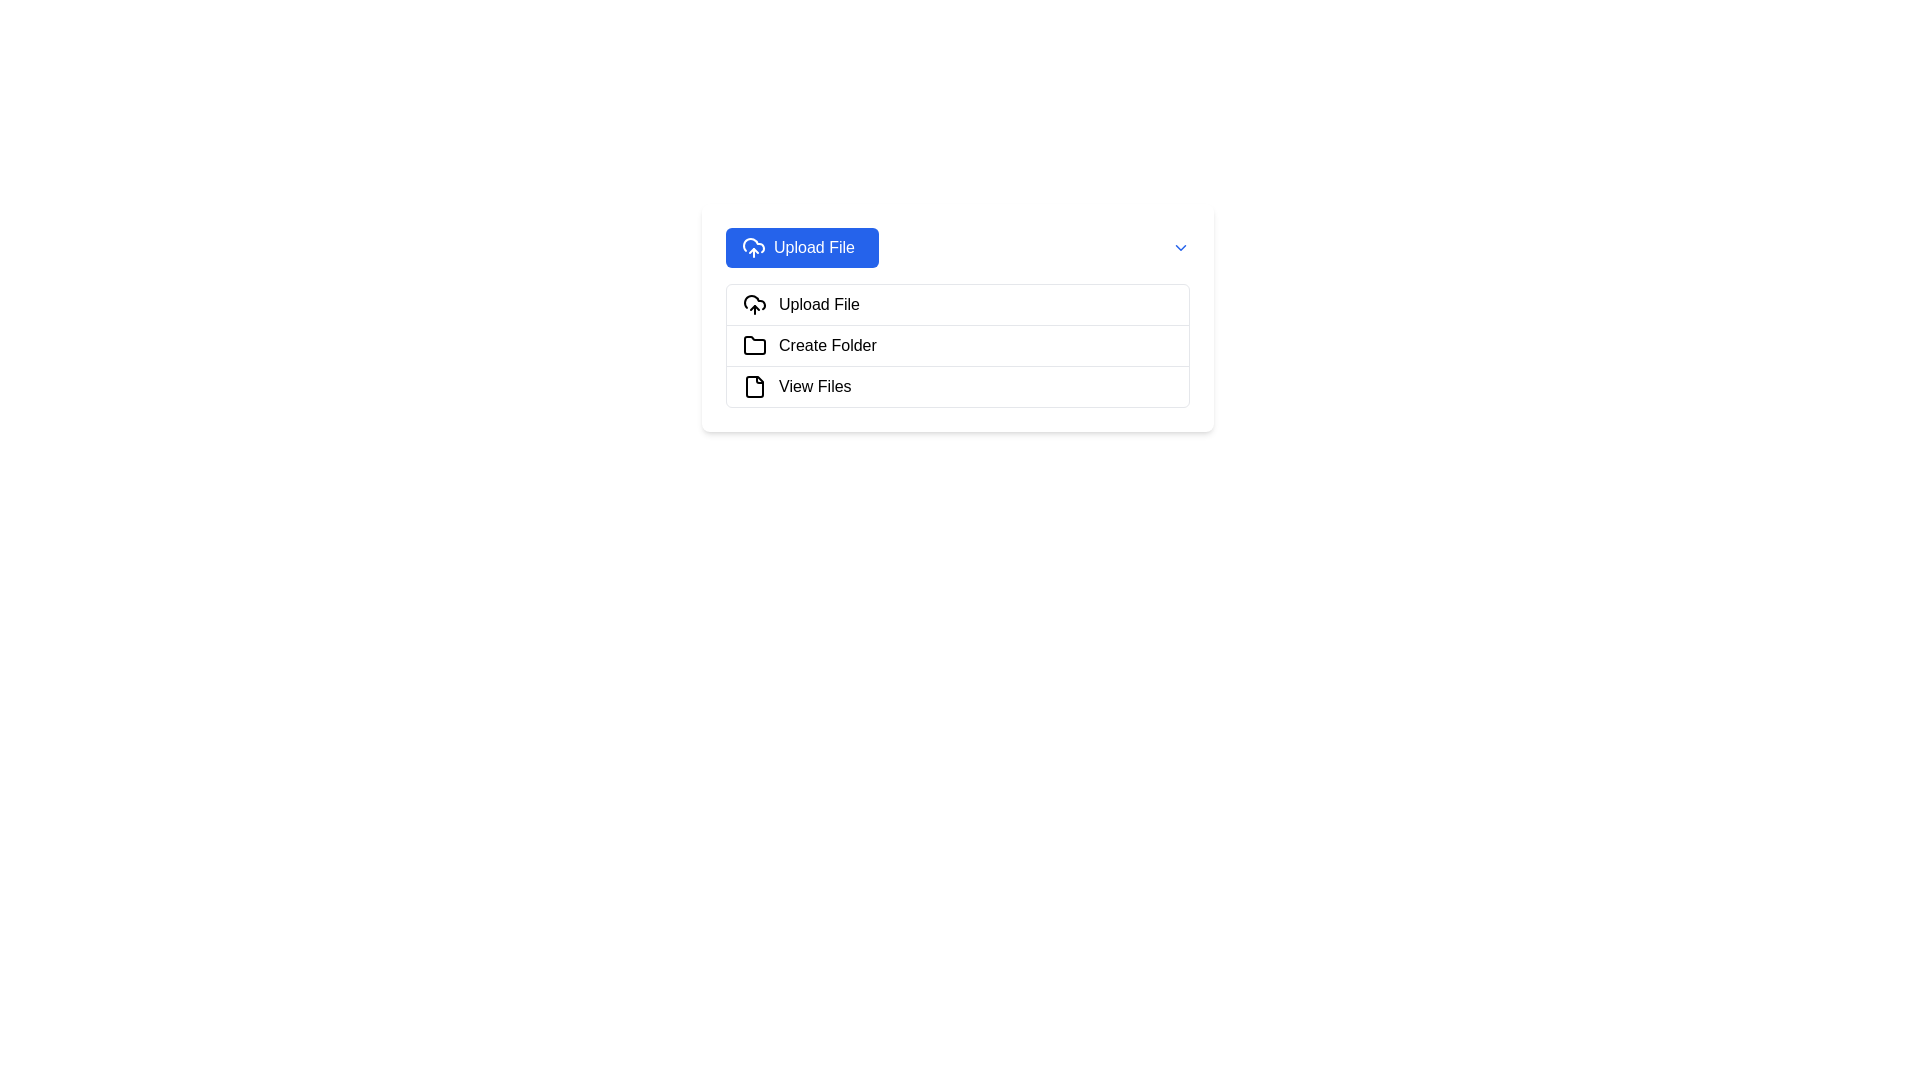 The width and height of the screenshot is (1920, 1080). Describe the element at coordinates (957, 345) in the screenshot. I see `the 'Create Folder' button, which is the second option in a dropdown menu` at that location.